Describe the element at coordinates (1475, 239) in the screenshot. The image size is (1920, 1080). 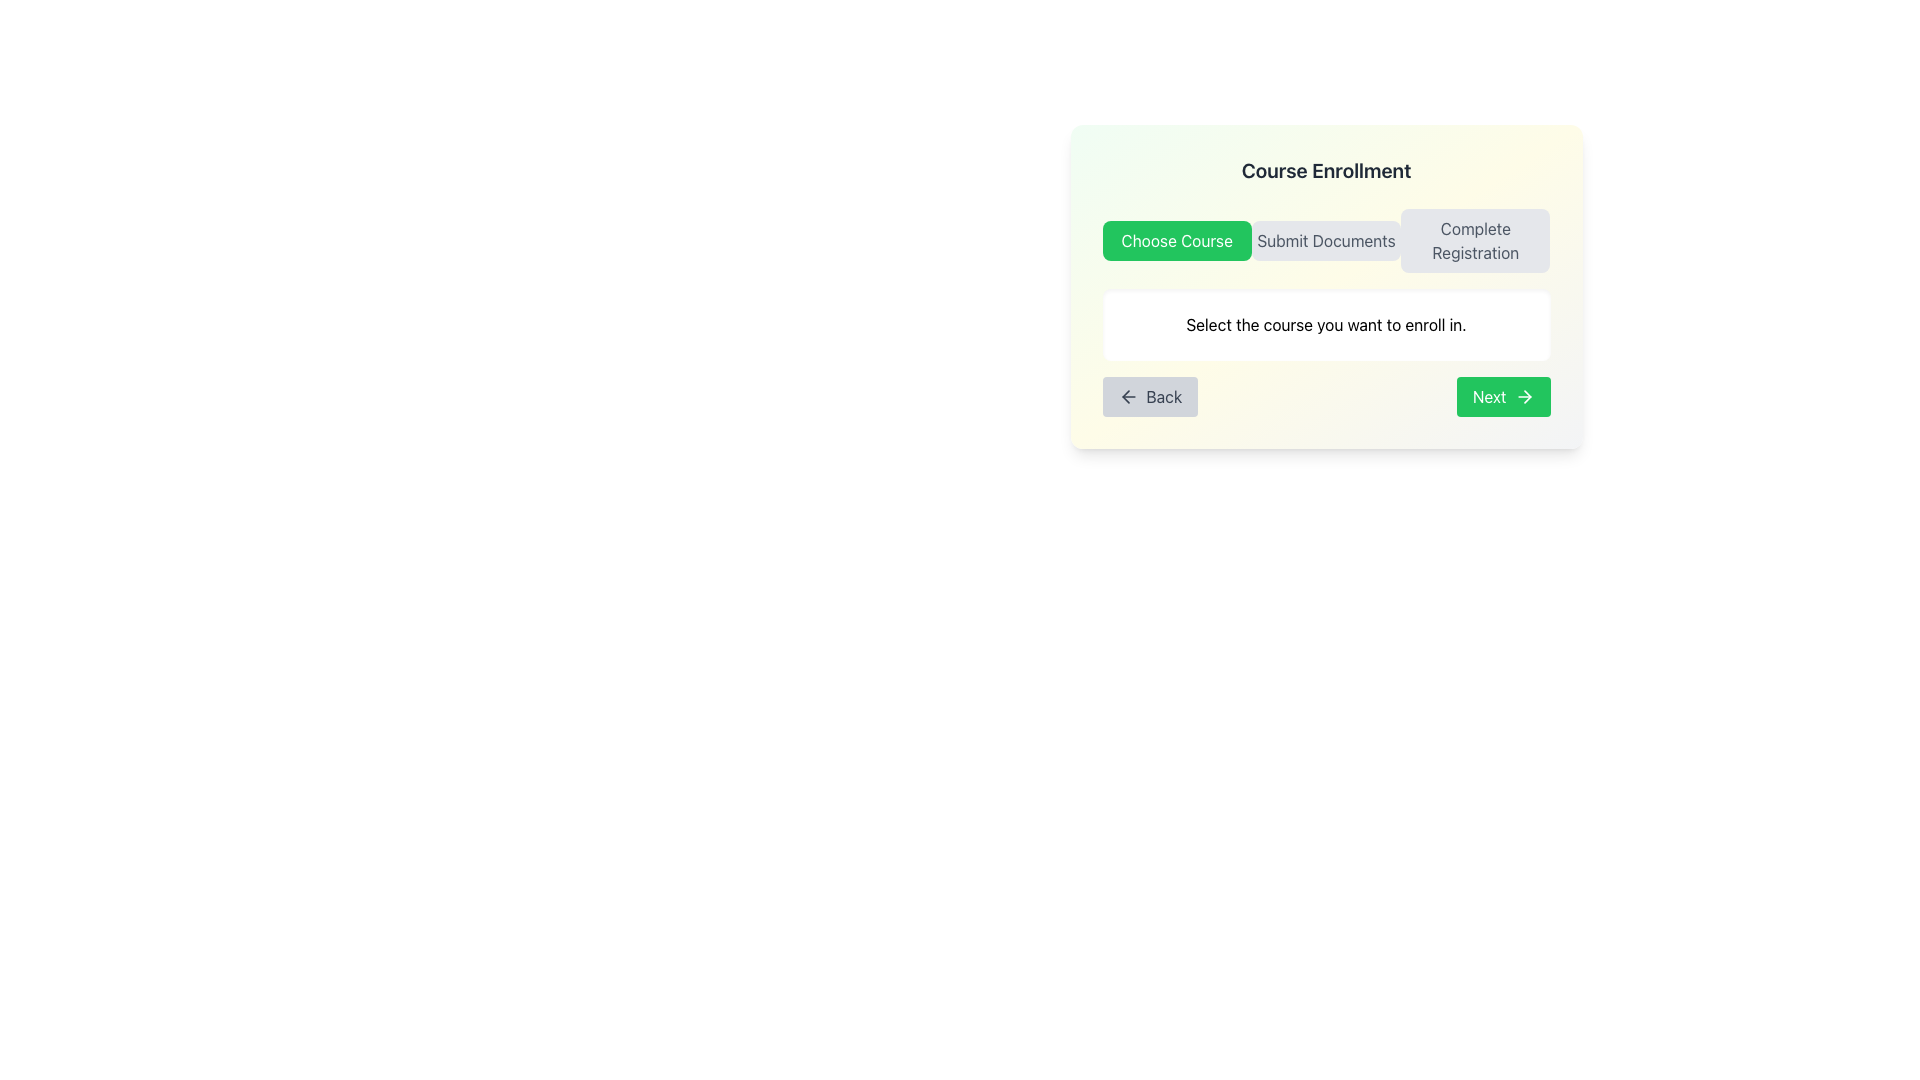
I see `the third button in the Course Enrollment step progression interface` at that location.